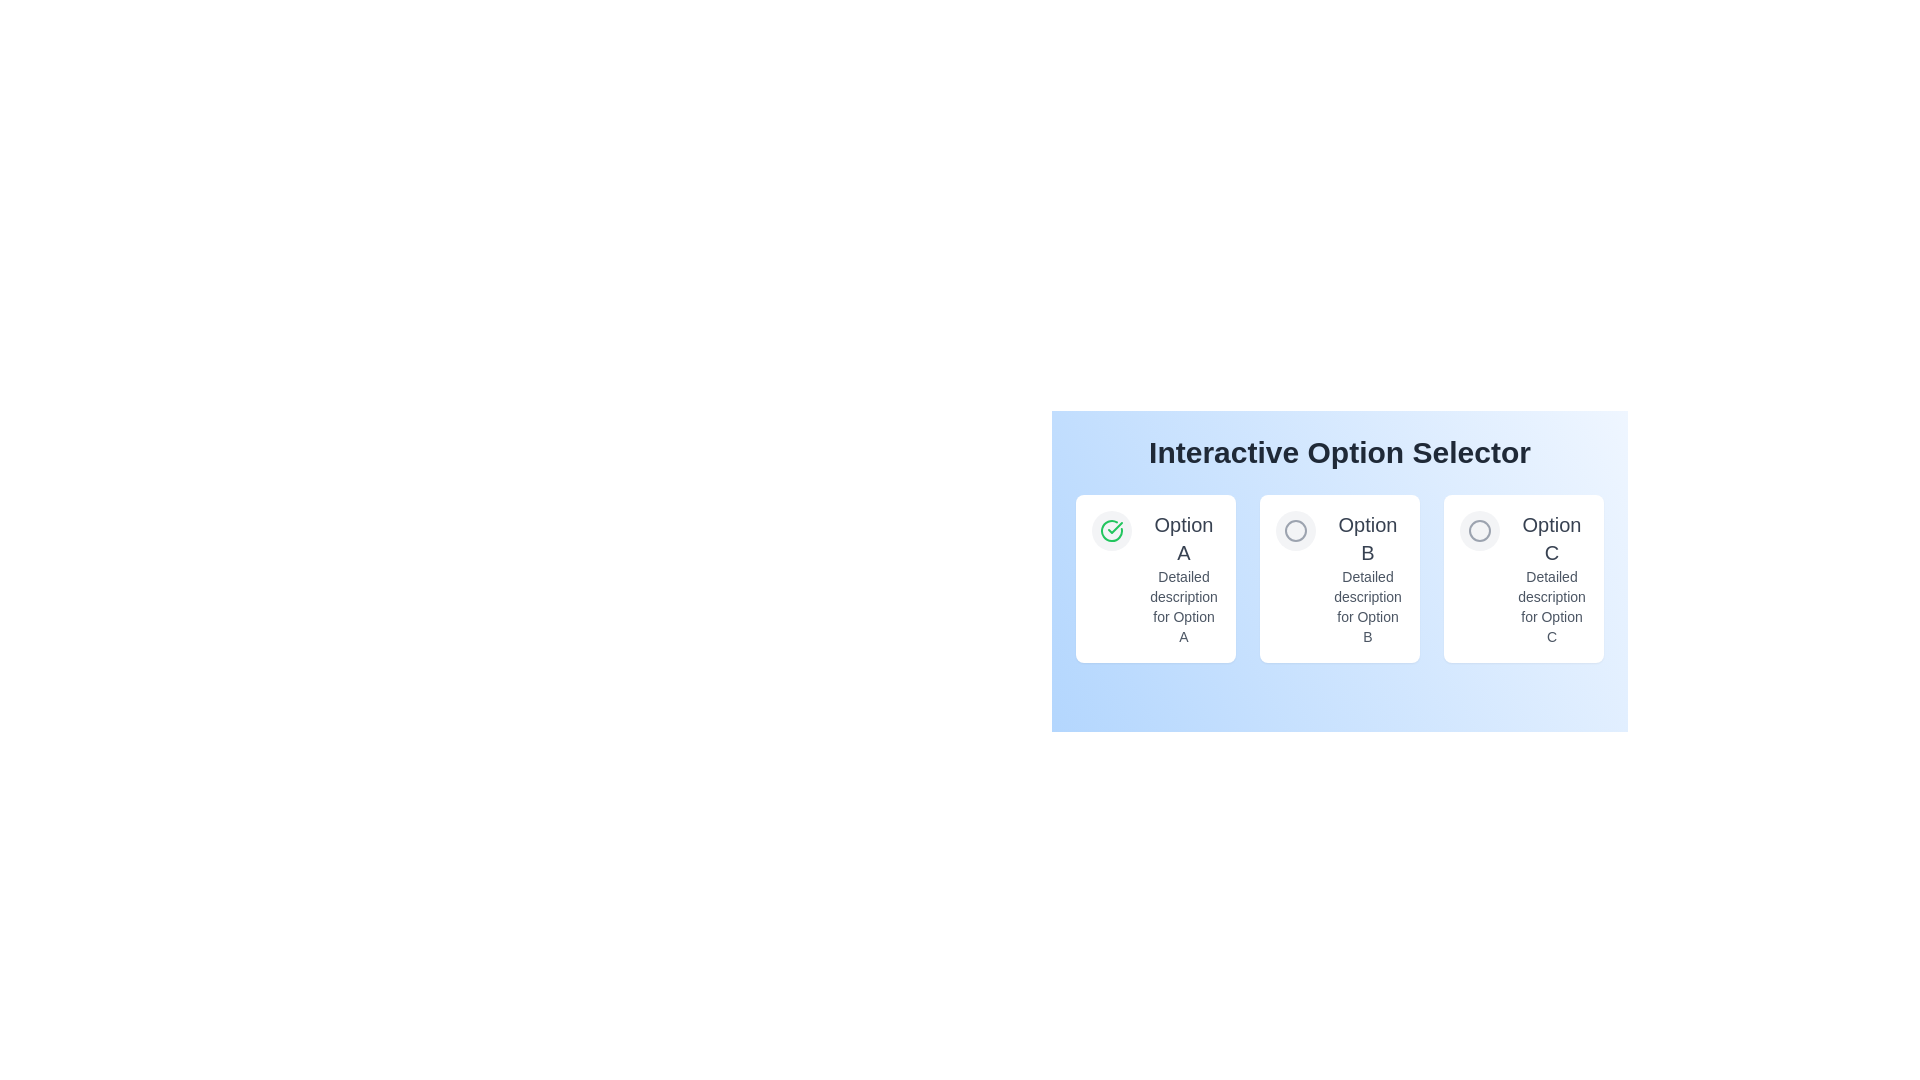 This screenshot has height=1080, width=1920. Describe the element at coordinates (1184, 605) in the screenshot. I see `the static text label that contains 'Detailed description for Option A', which is located below the 'Option A' label in the first option card` at that location.